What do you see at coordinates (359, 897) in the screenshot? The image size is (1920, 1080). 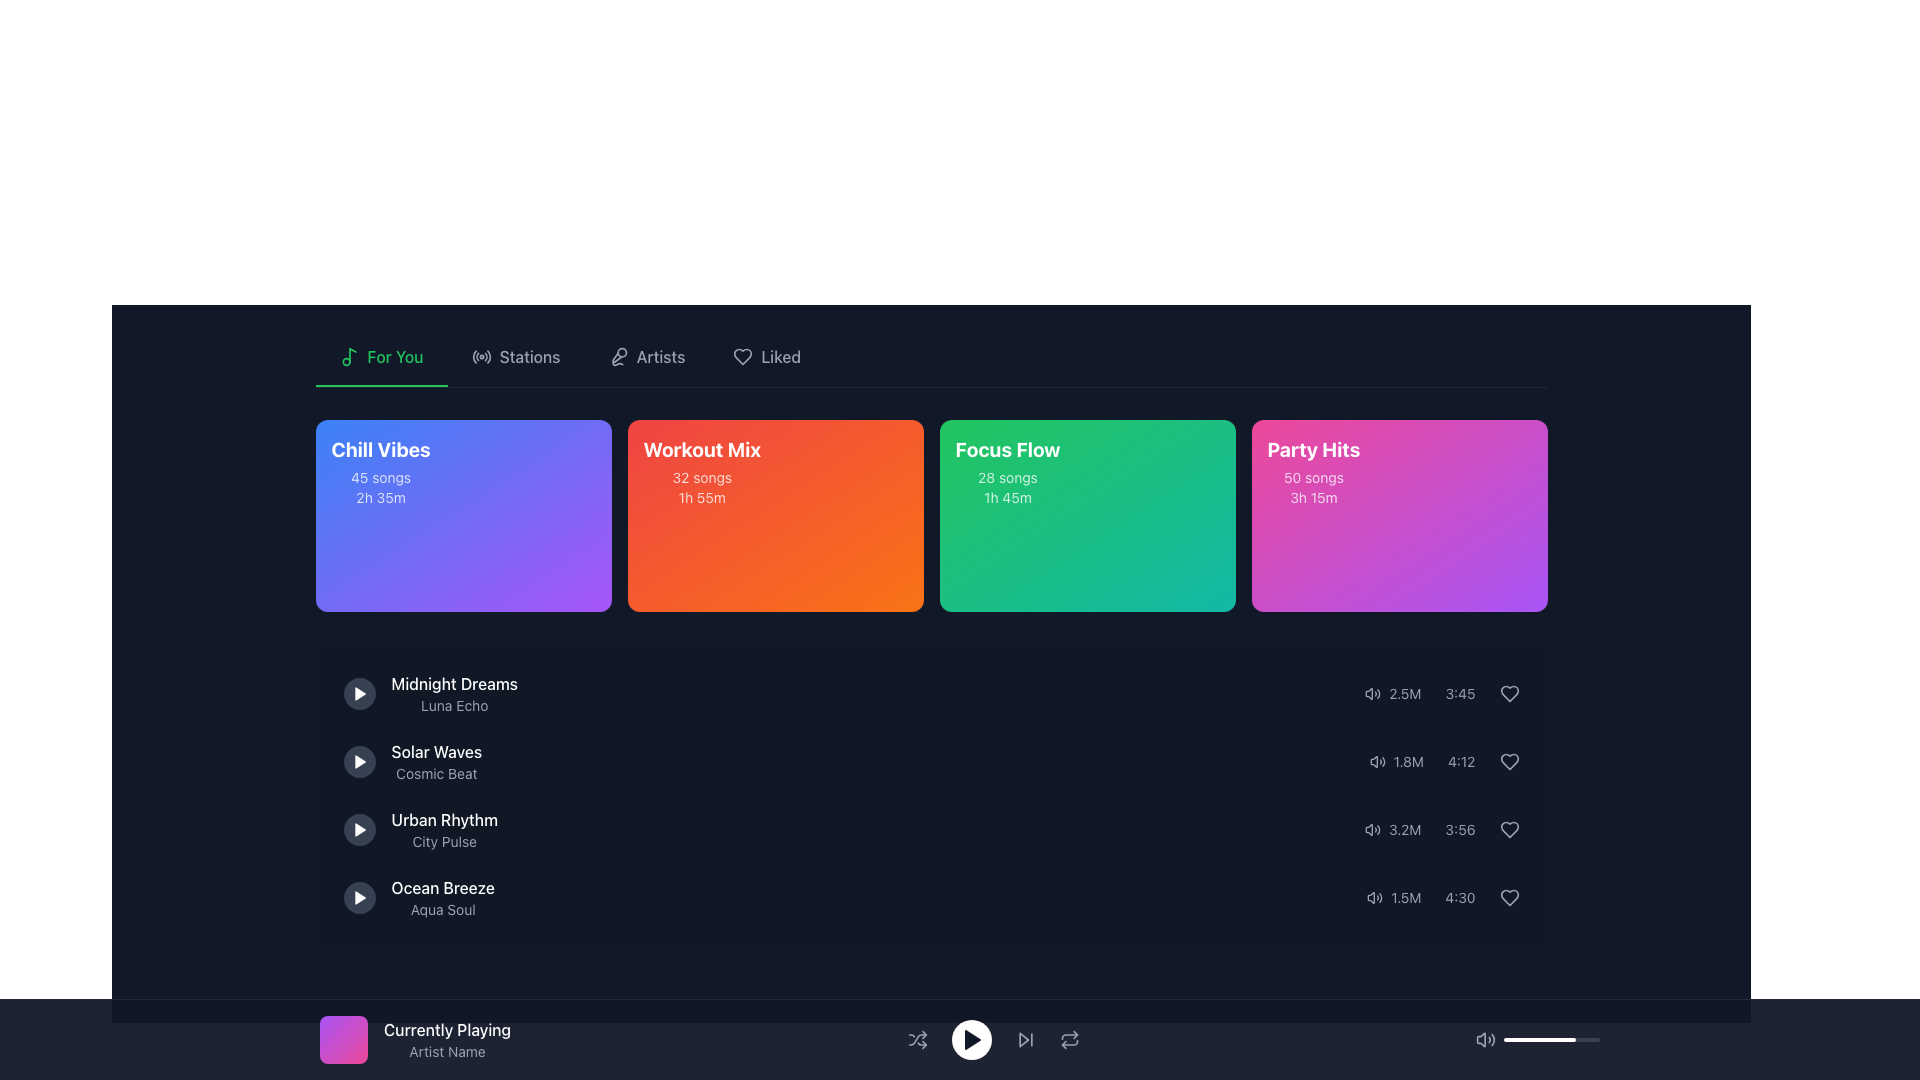 I see `the fourth play button in the vertical list of music tracks under the track titled 'Ocean Breeze' by 'Aqua Soul'` at bounding box center [359, 897].